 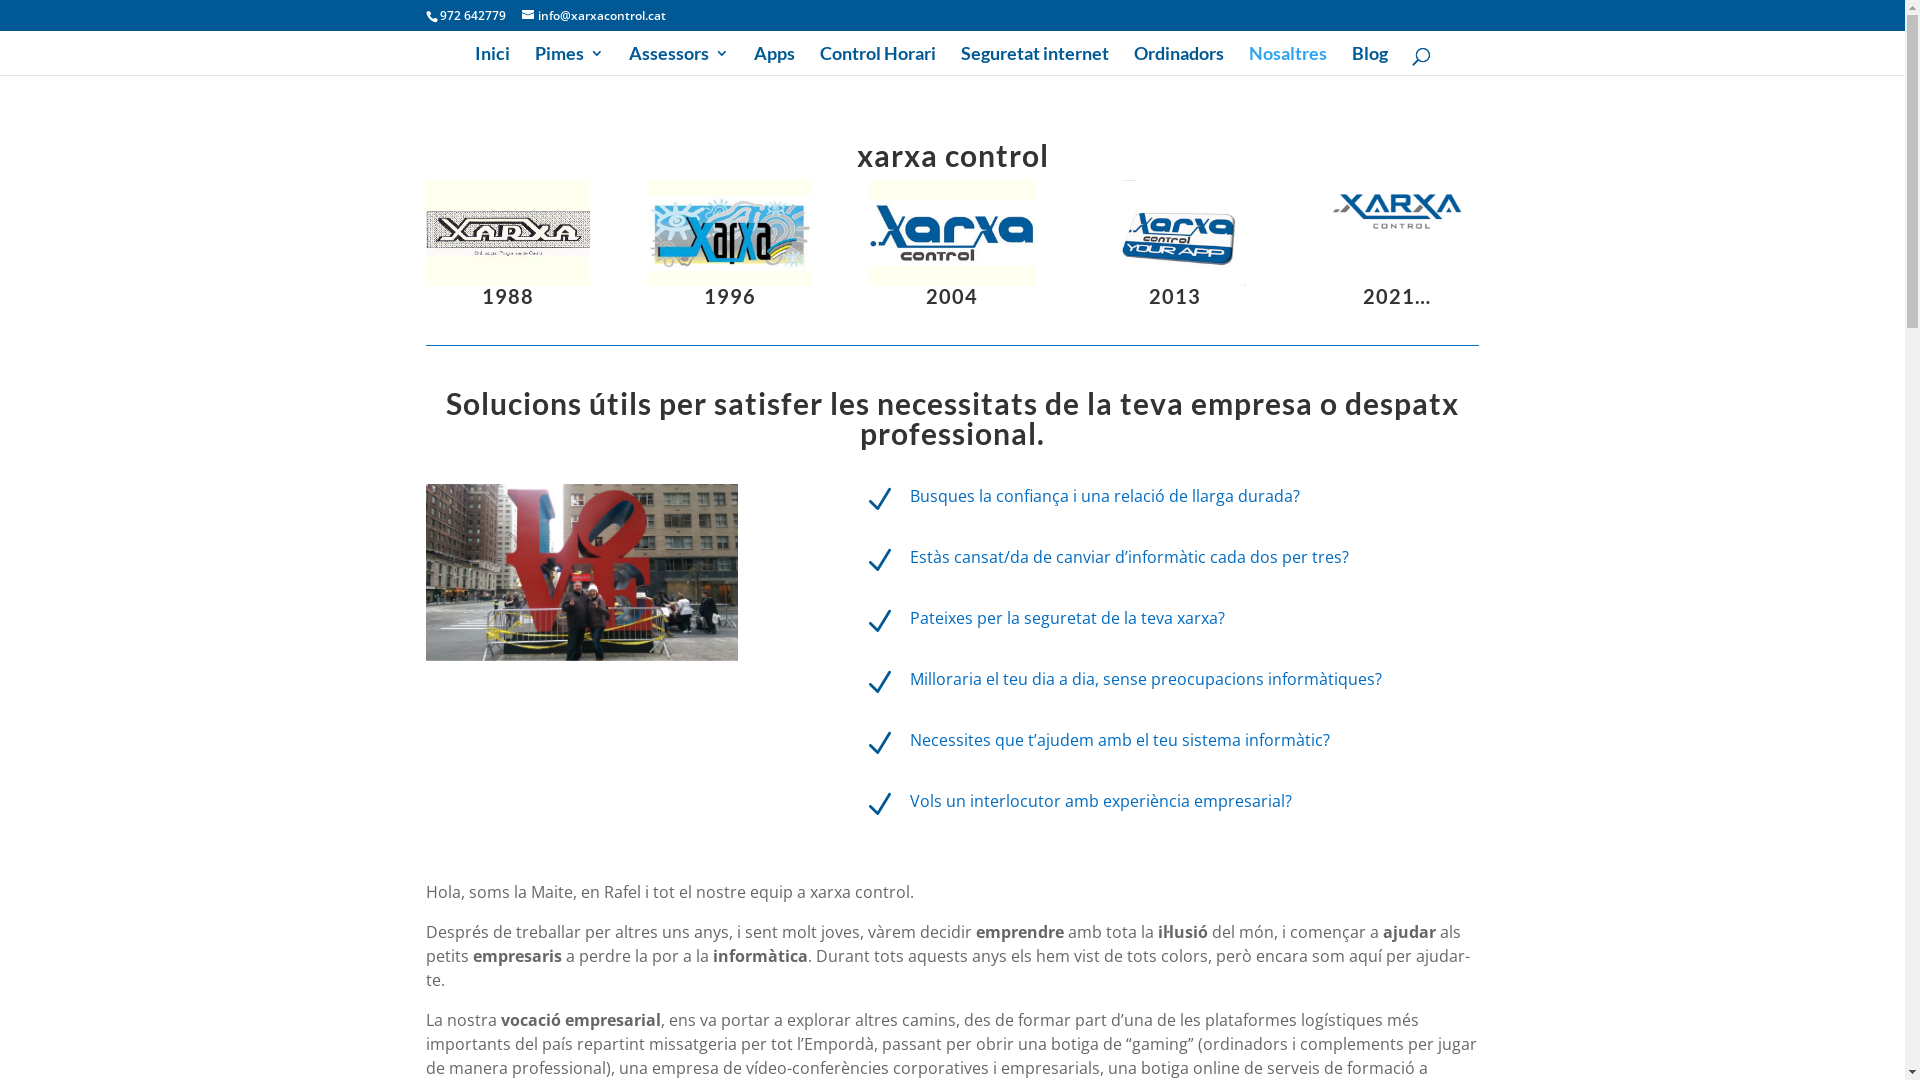 What do you see at coordinates (1286, 59) in the screenshot?
I see `'Nosaltres'` at bounding box center [1286, 59].